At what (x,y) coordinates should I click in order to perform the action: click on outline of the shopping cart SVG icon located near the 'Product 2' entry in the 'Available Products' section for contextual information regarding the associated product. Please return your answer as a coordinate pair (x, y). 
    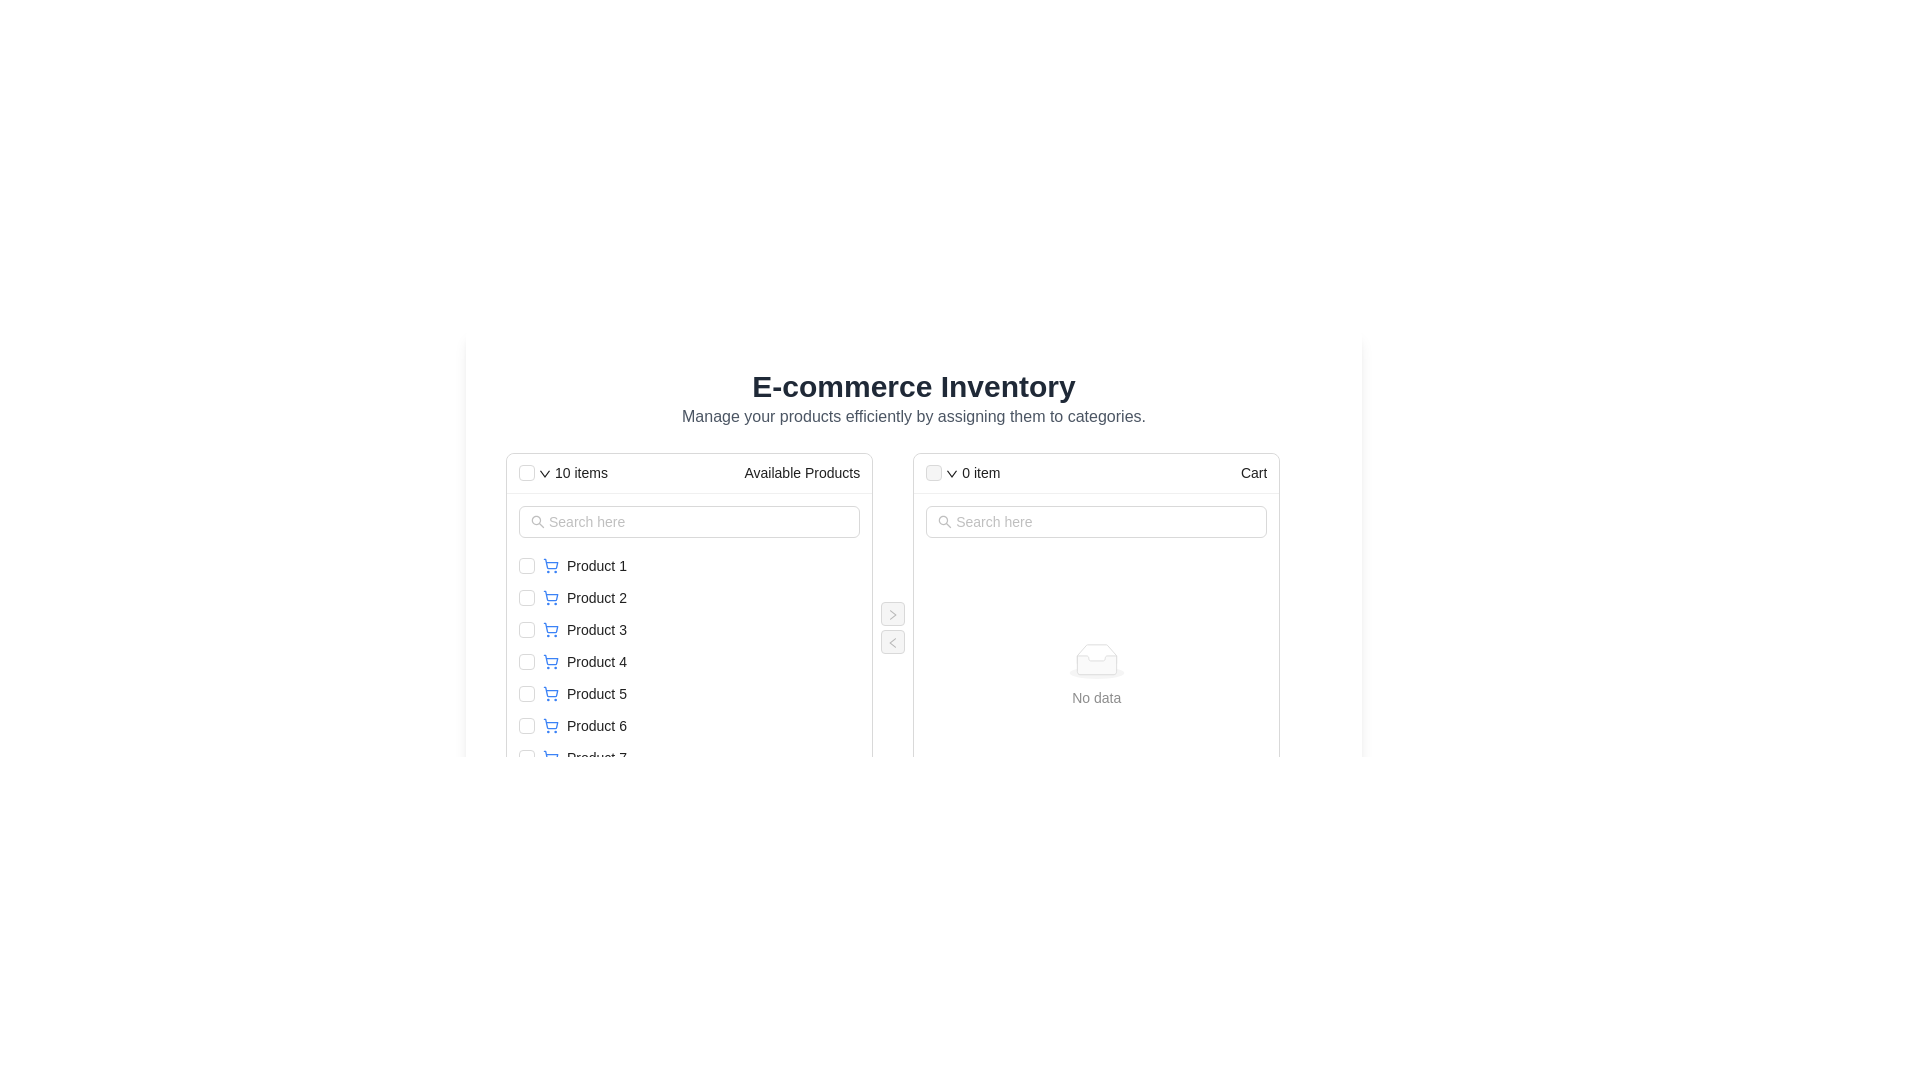
    Looking at the image, I should click on (551, 595).